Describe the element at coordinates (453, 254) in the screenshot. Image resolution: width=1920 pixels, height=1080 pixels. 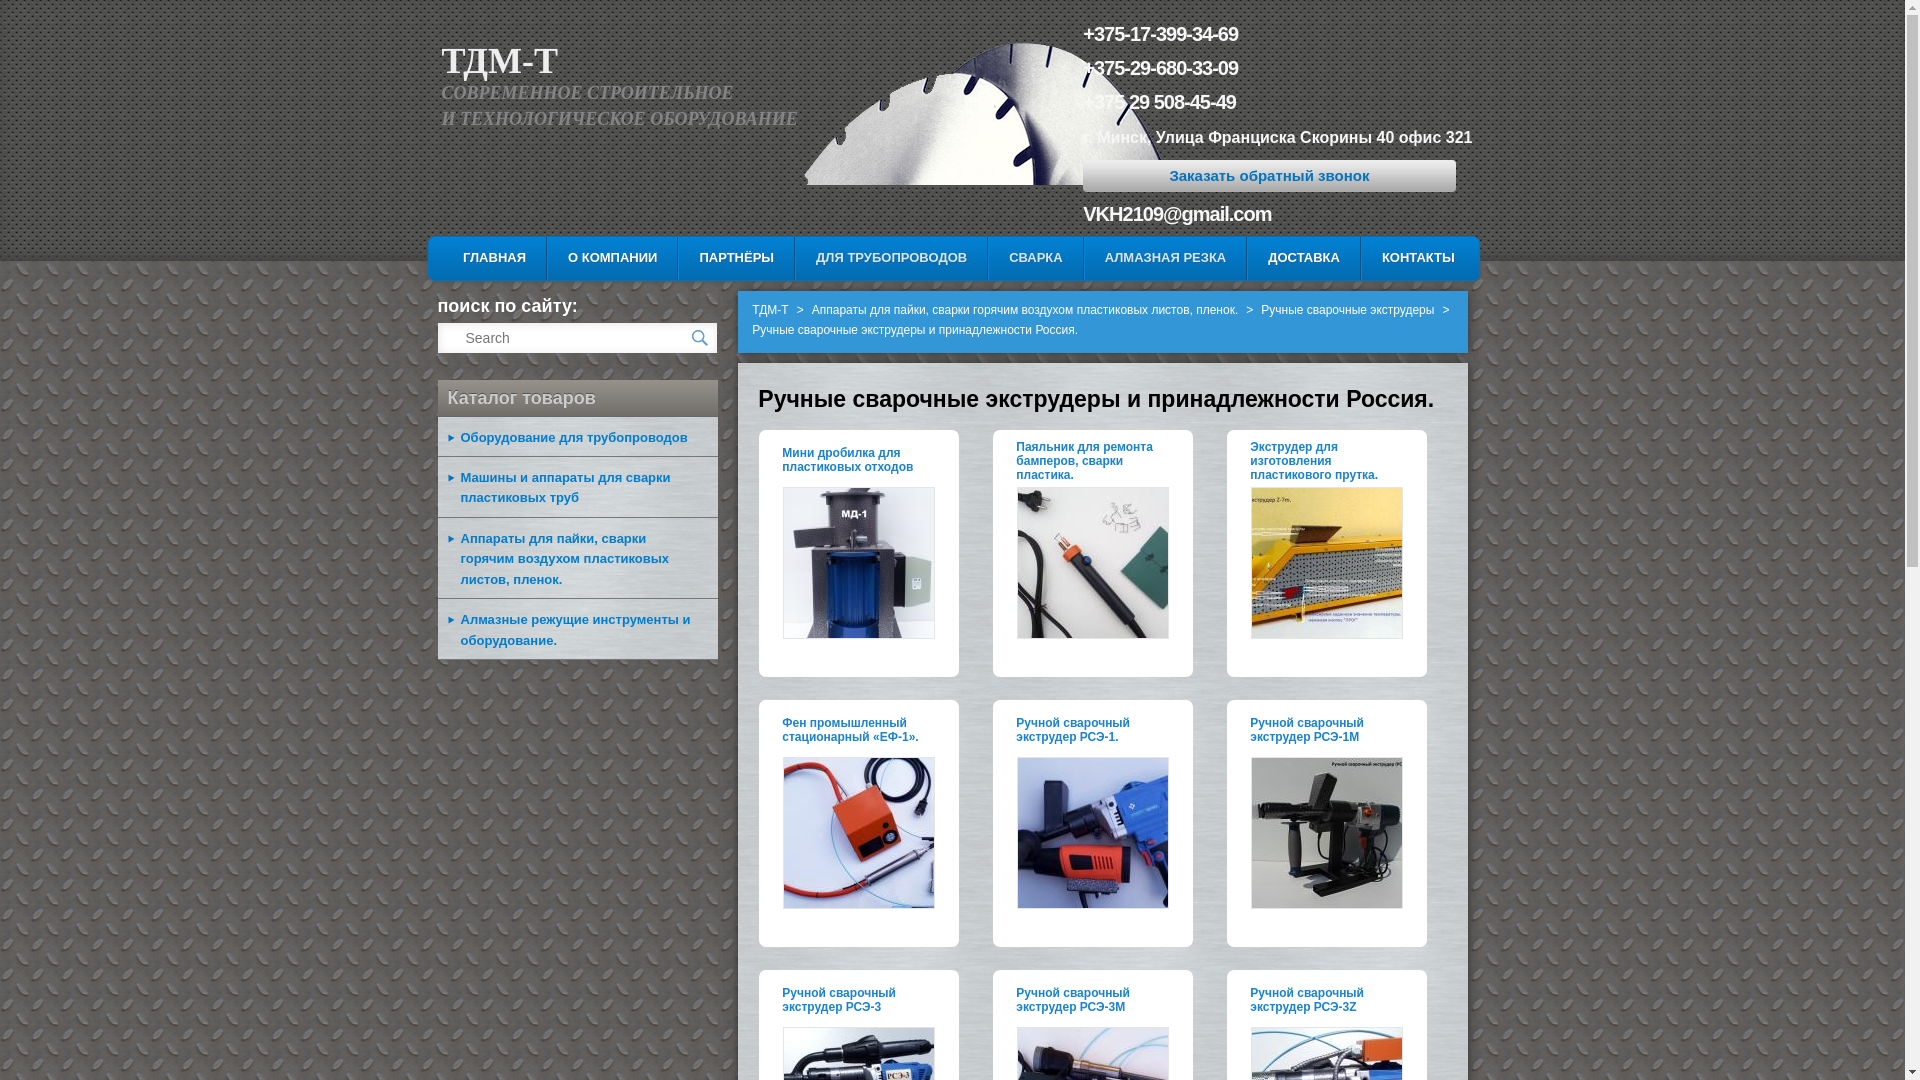
I see `'SKIP TO PRIMARY CONTENT'` at that location.